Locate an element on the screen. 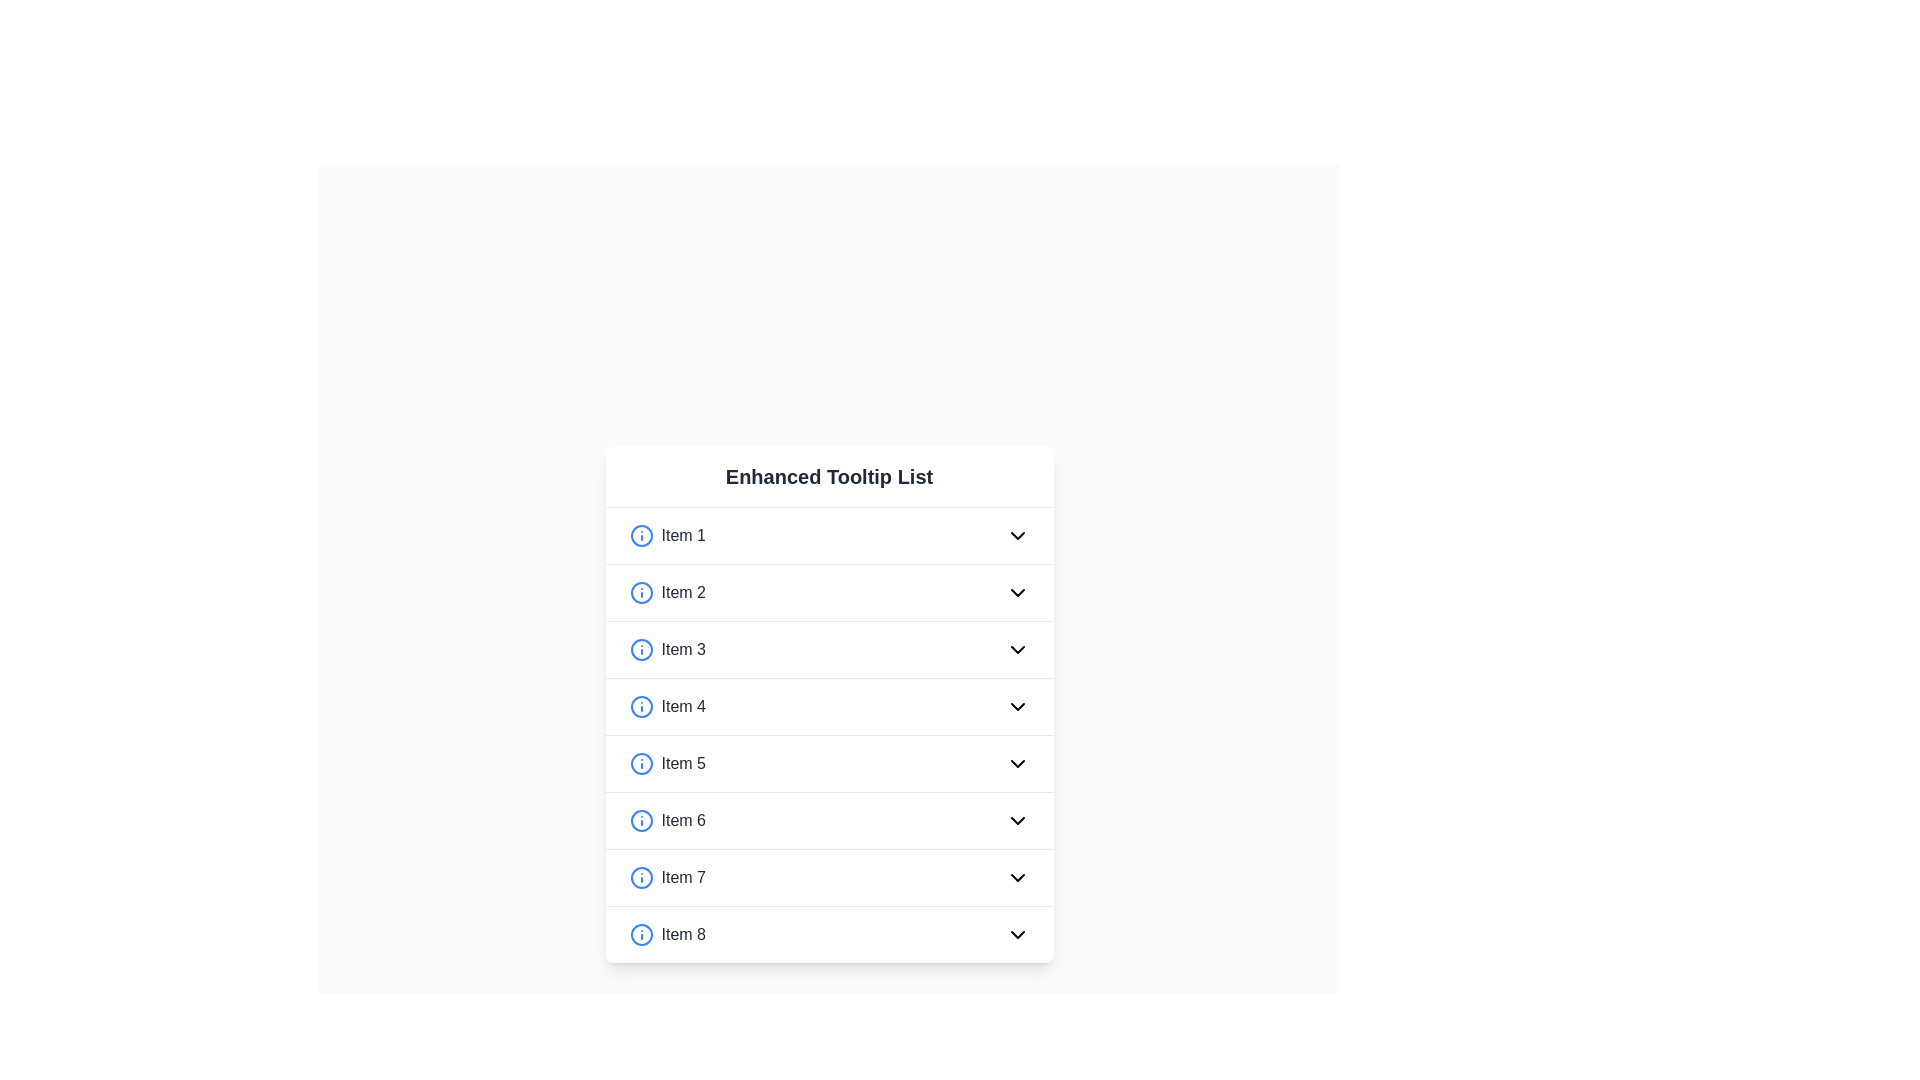 The width and height of the screenshot is (1920, 1080). the list item labeled 'Item 2' in the 'Enhanced Tooltip List' is located at coordinates (829, 592).